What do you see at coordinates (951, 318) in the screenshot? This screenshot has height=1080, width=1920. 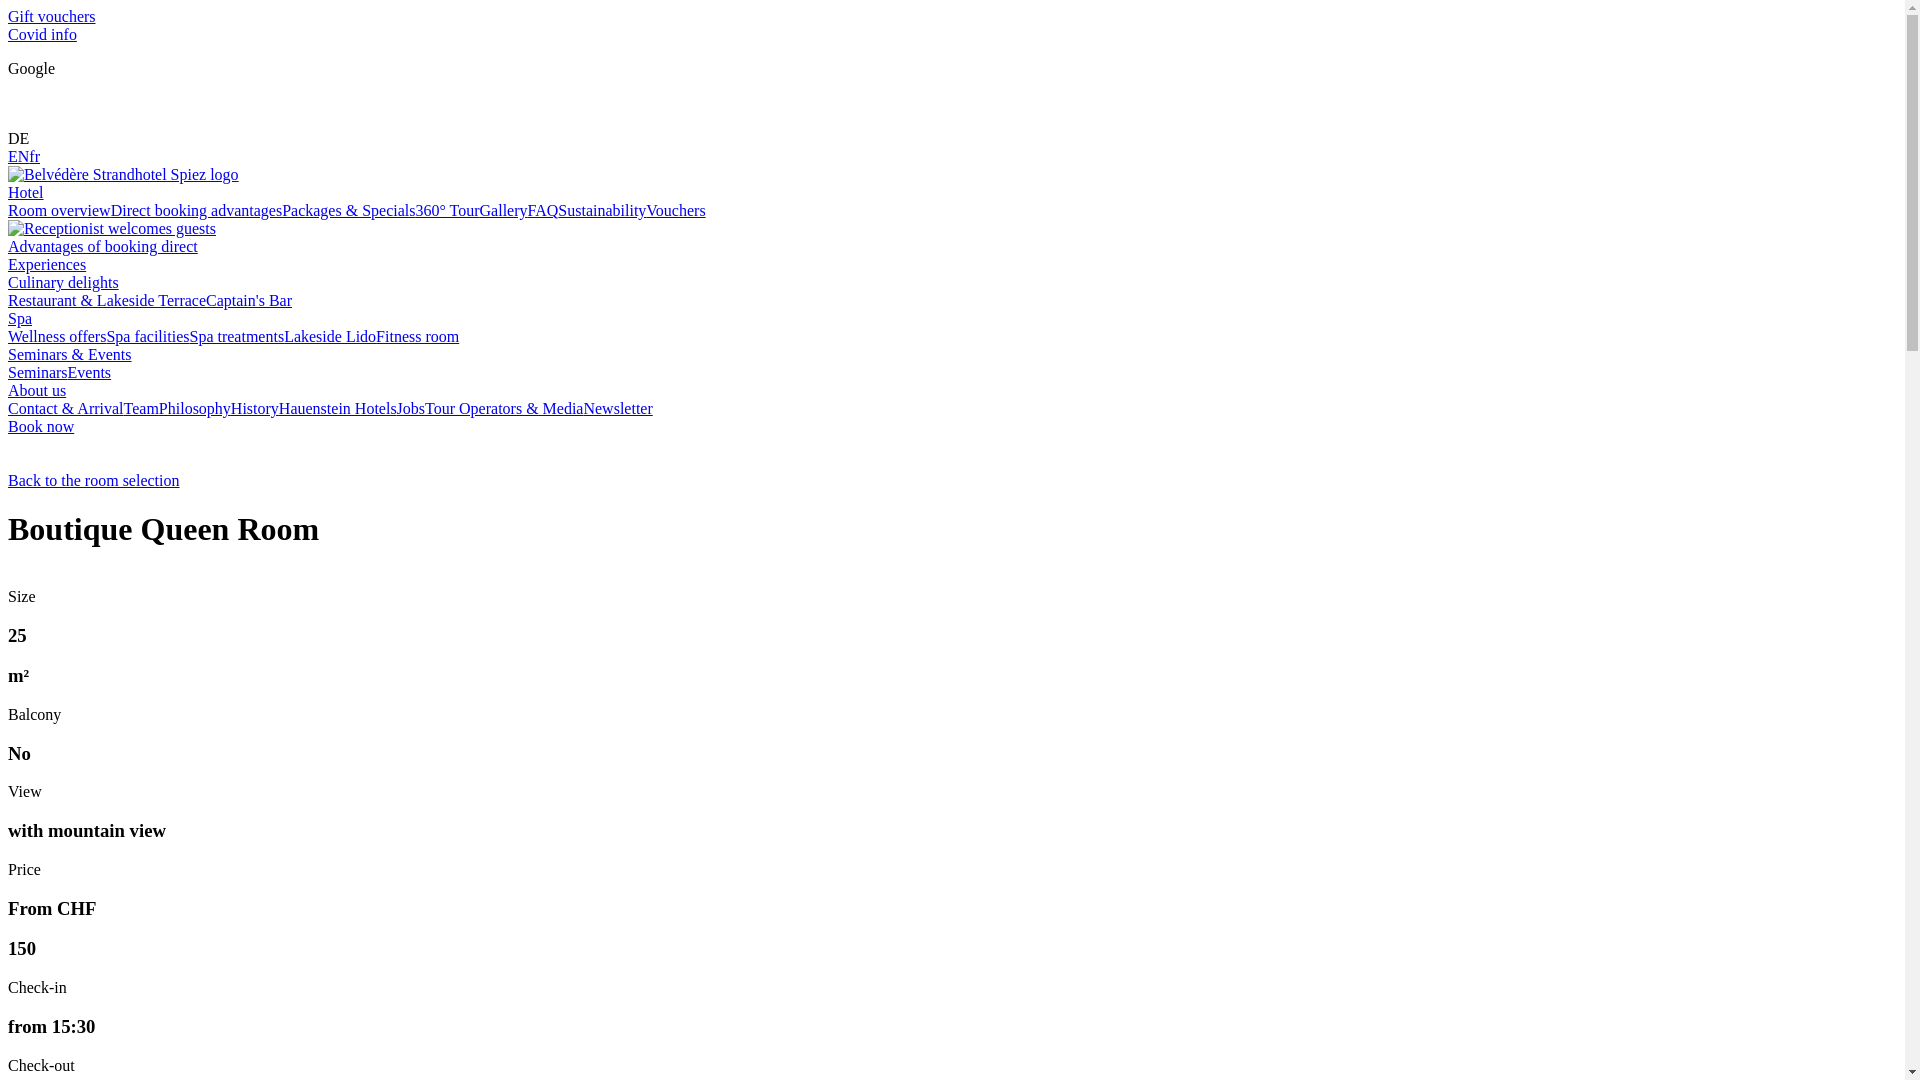 I see `'Spa'` at bounding box center [951, 318].